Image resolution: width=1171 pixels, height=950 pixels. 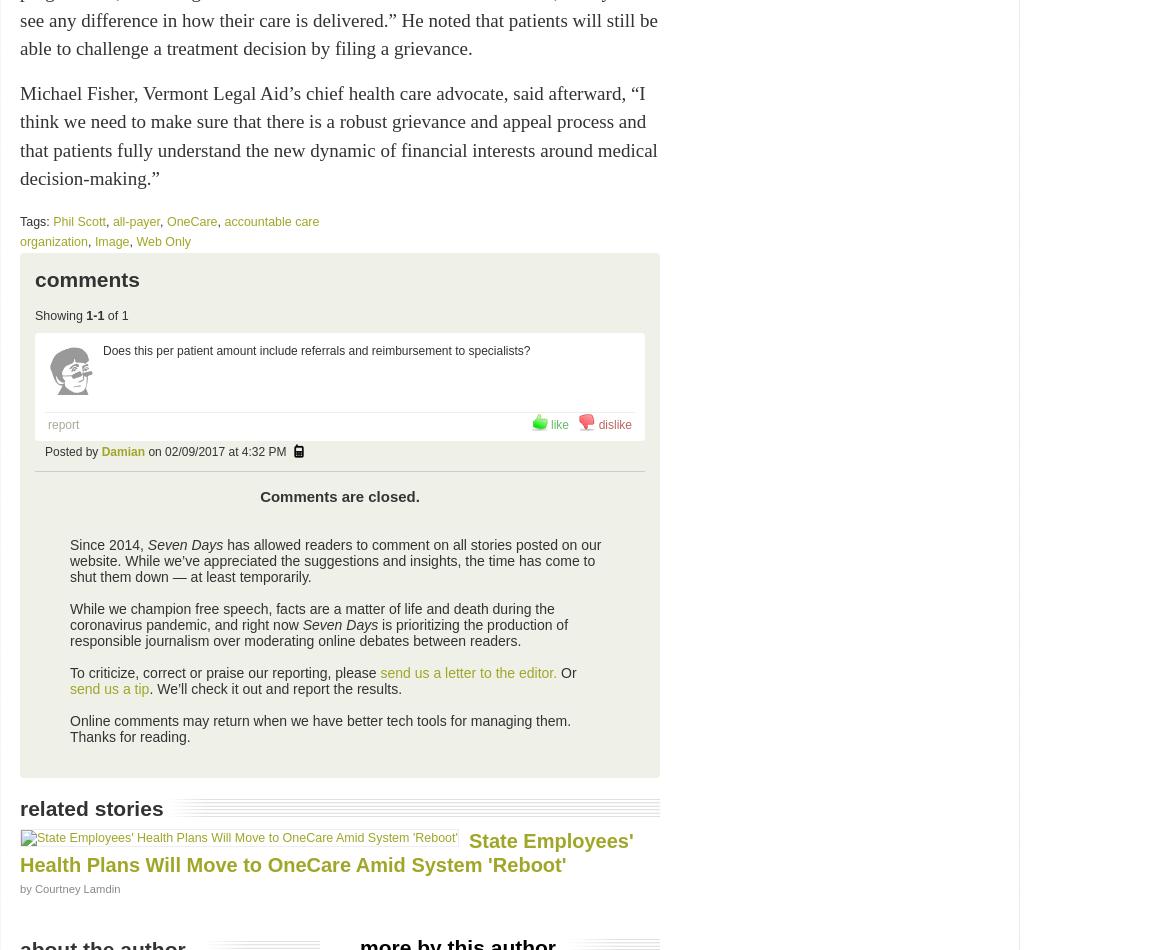 What do you see at coordinates (557, 672) in the screenshot?
I see `'Or'` at bounding box center [557, 672].